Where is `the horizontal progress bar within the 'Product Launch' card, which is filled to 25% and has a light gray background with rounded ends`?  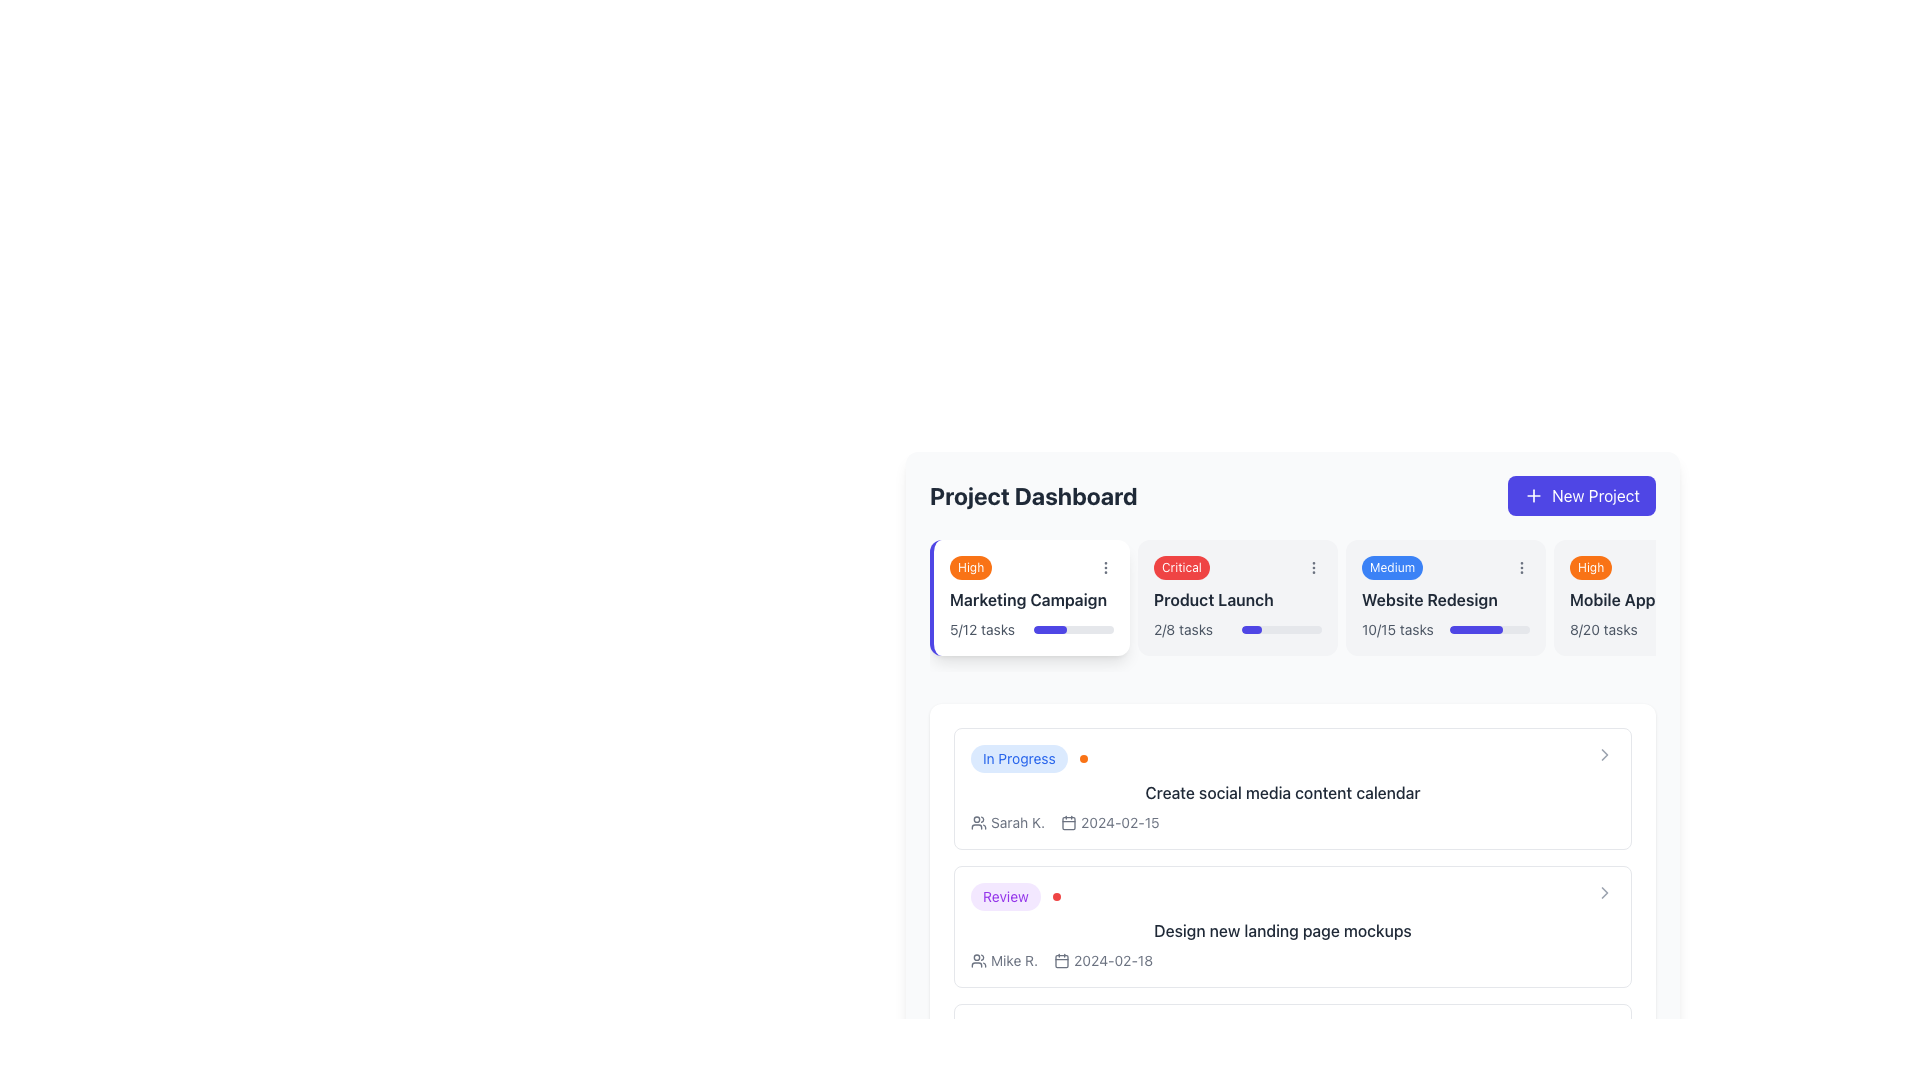 the horizontal progress bar within the 'Product Launch' card, which is filled to 25% and has a light gray background with rounded ends is located at coordinates (1281, 628).